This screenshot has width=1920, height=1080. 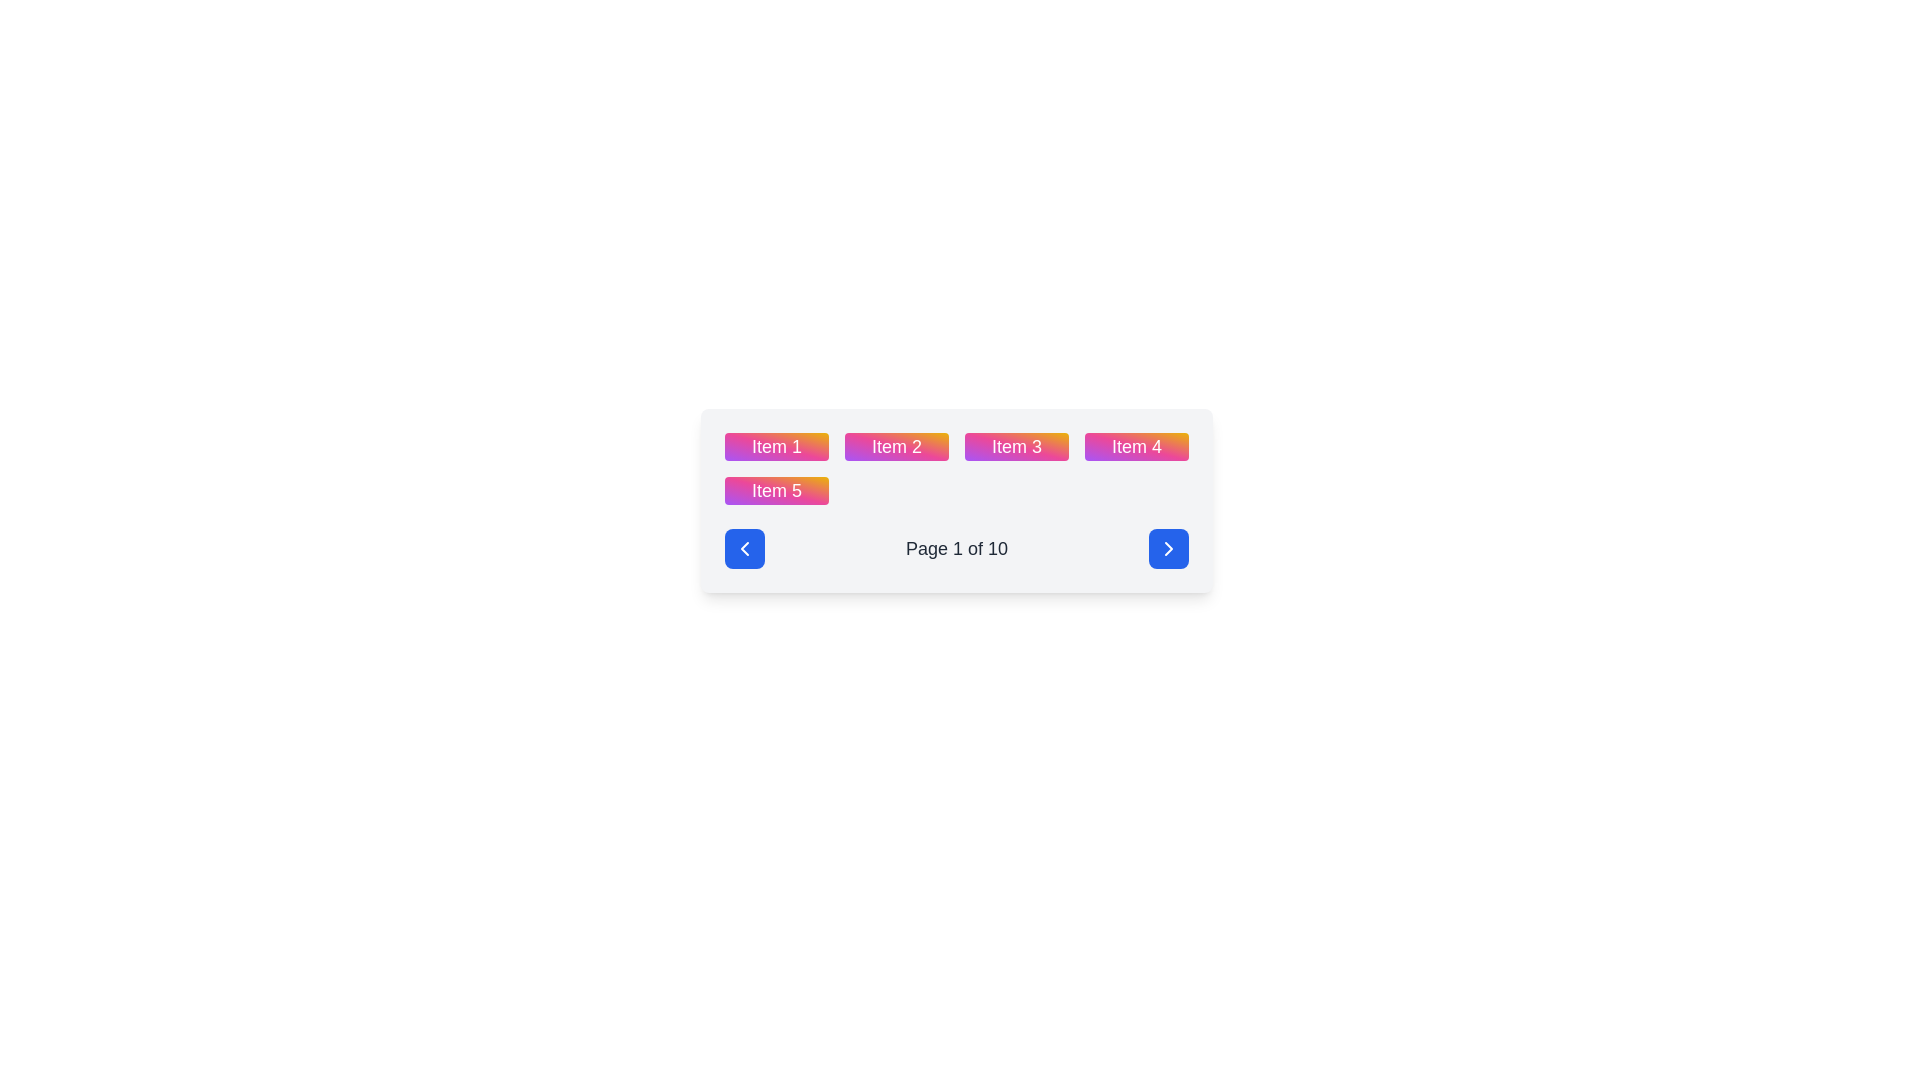 What do you see at coordinates (743, 548) in the screenshot?
I see `the left-facing arrow icon contained within the blue circular button located on the left side of the bottom navigation section of the interface` at bounding box center [743, 548].